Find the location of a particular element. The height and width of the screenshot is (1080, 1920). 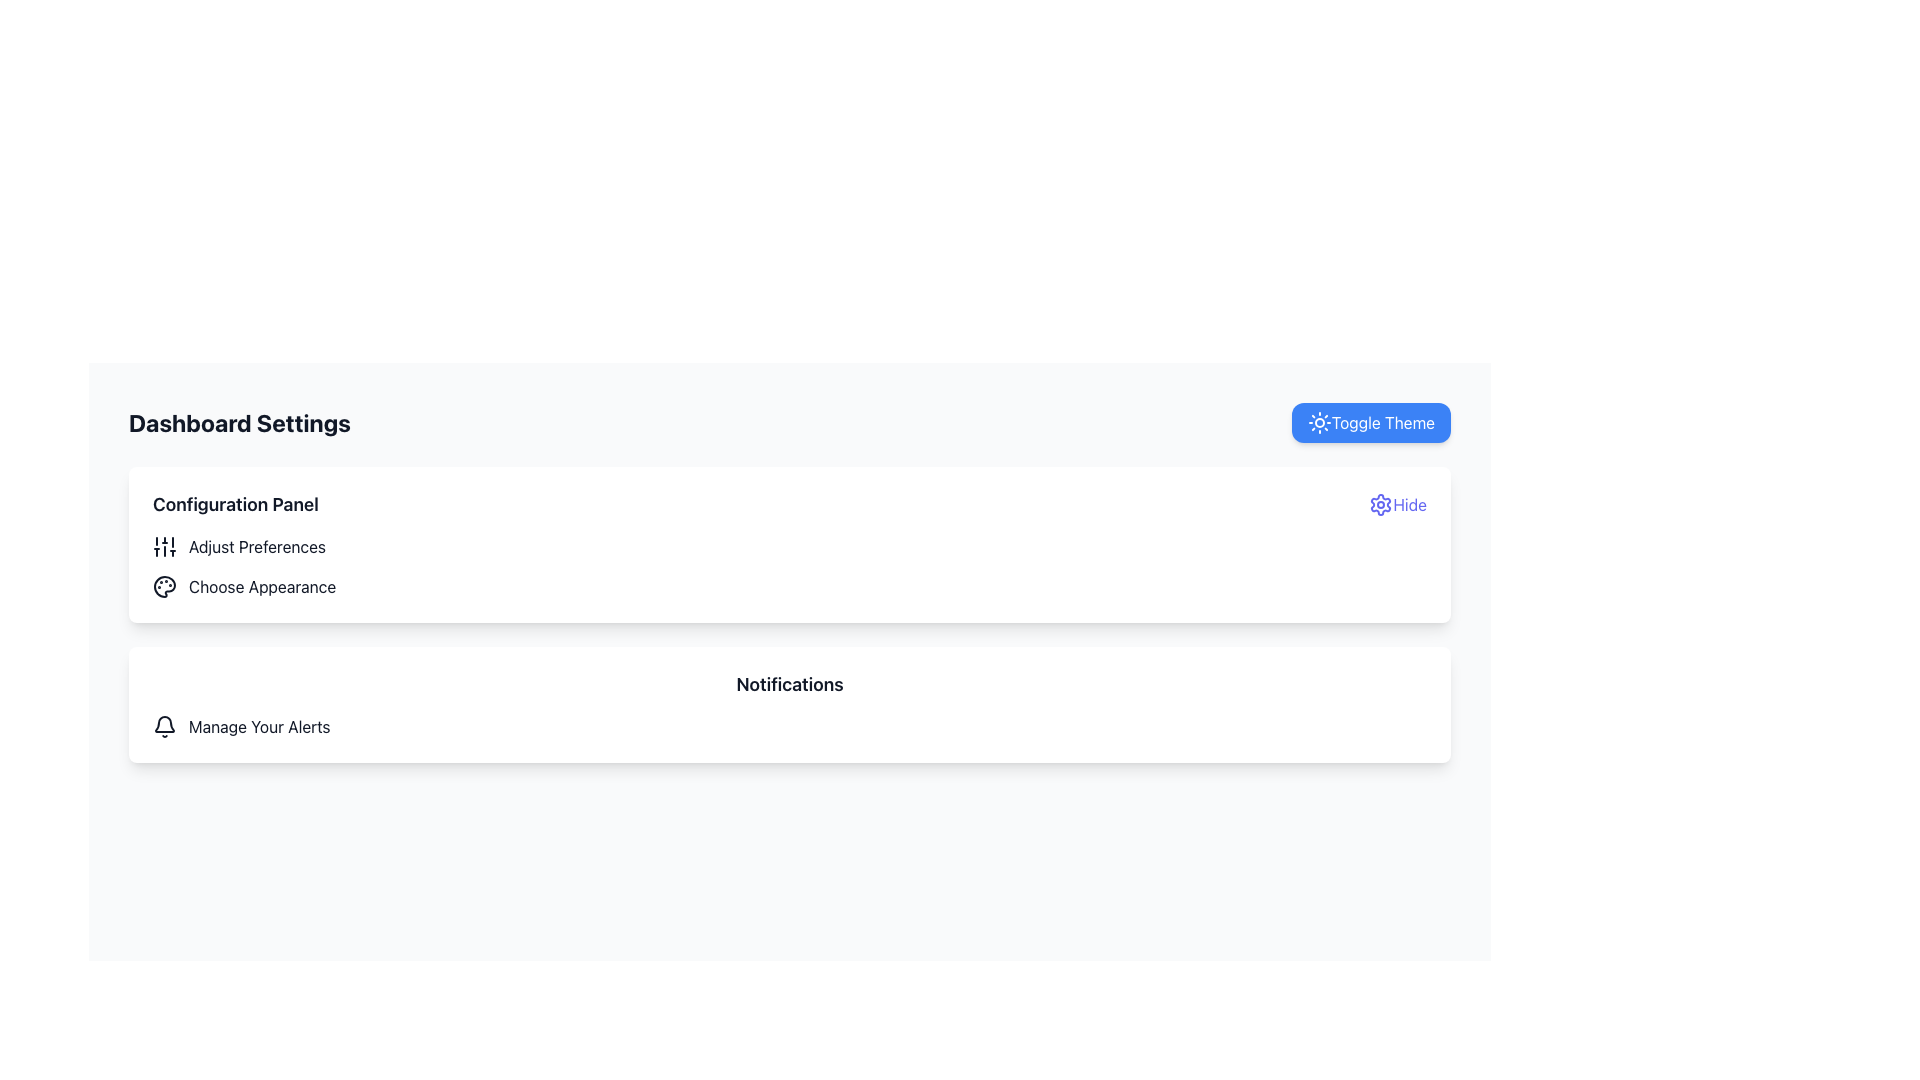

the sun icon within the 'Toggle Theme' button is located at coordinates (1319, 422).